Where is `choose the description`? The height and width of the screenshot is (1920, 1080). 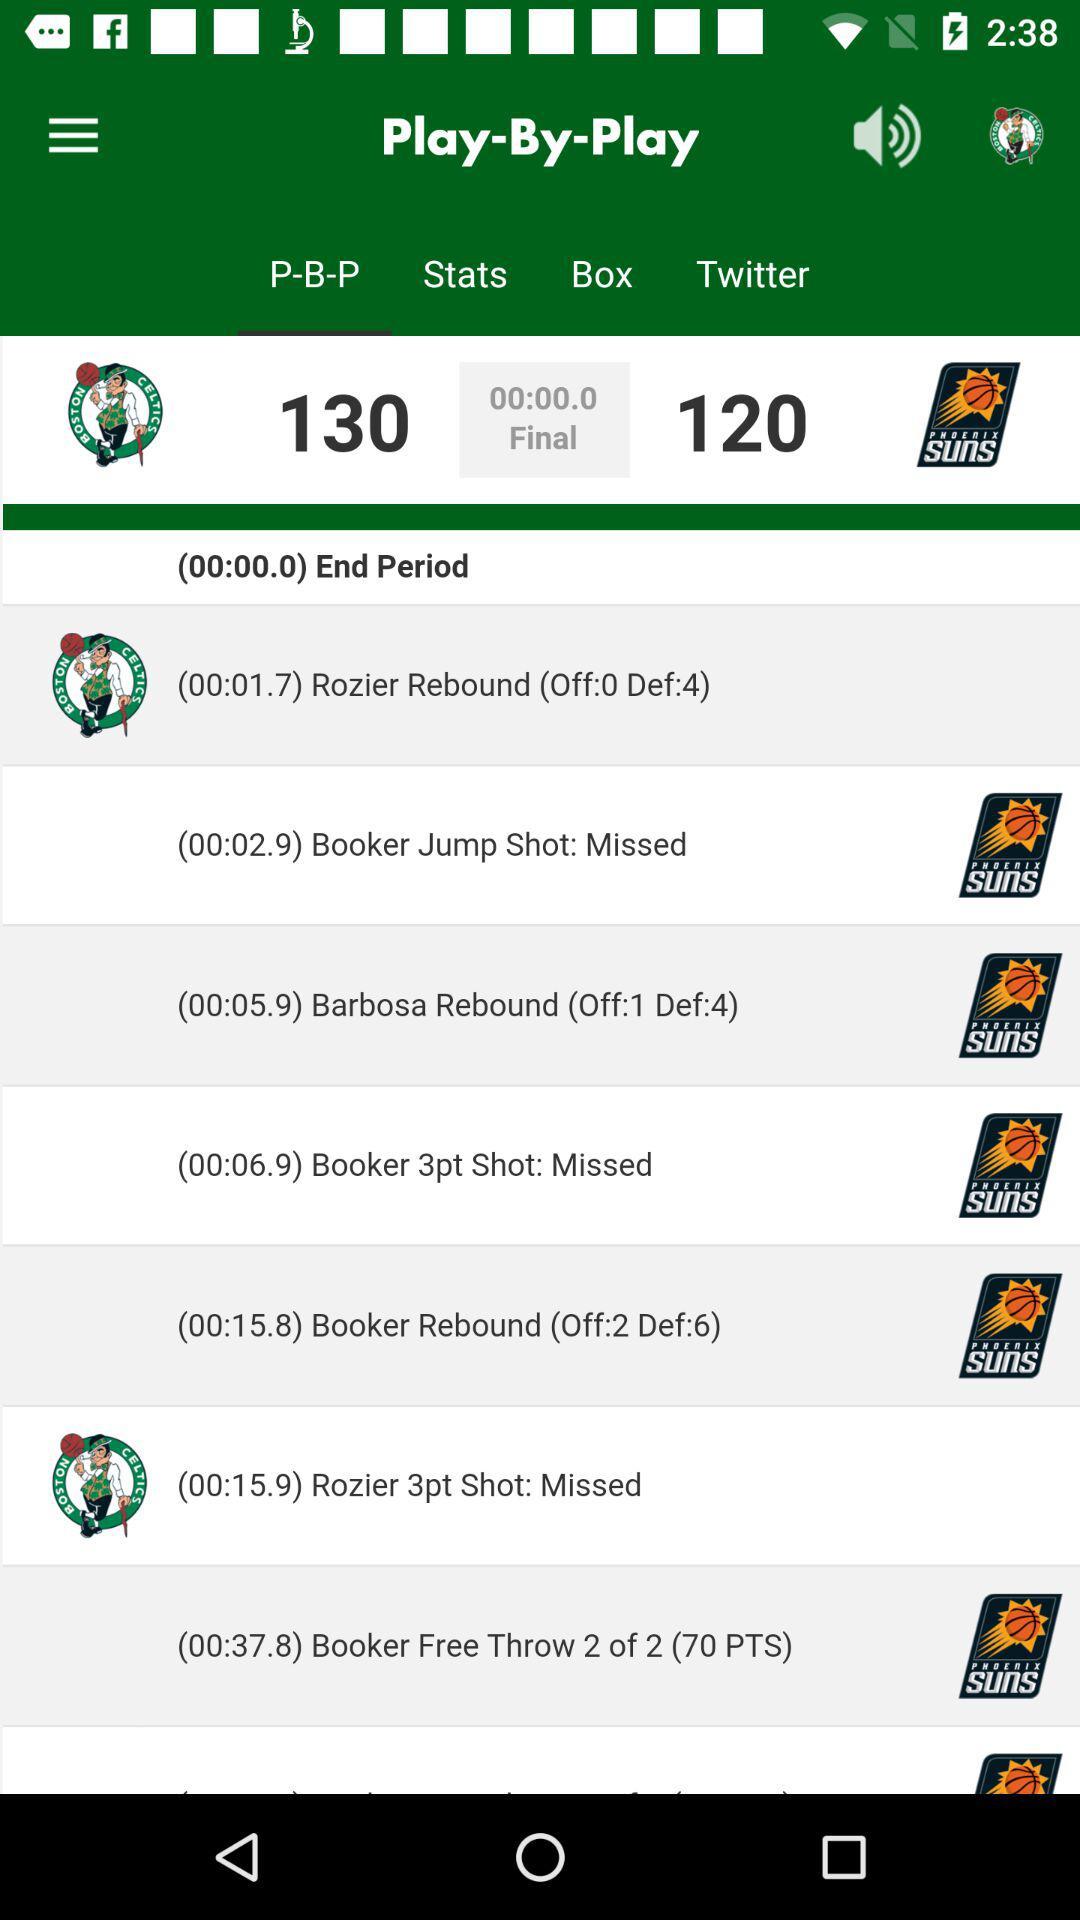
choose the description is located at coordinates (540, 1064).